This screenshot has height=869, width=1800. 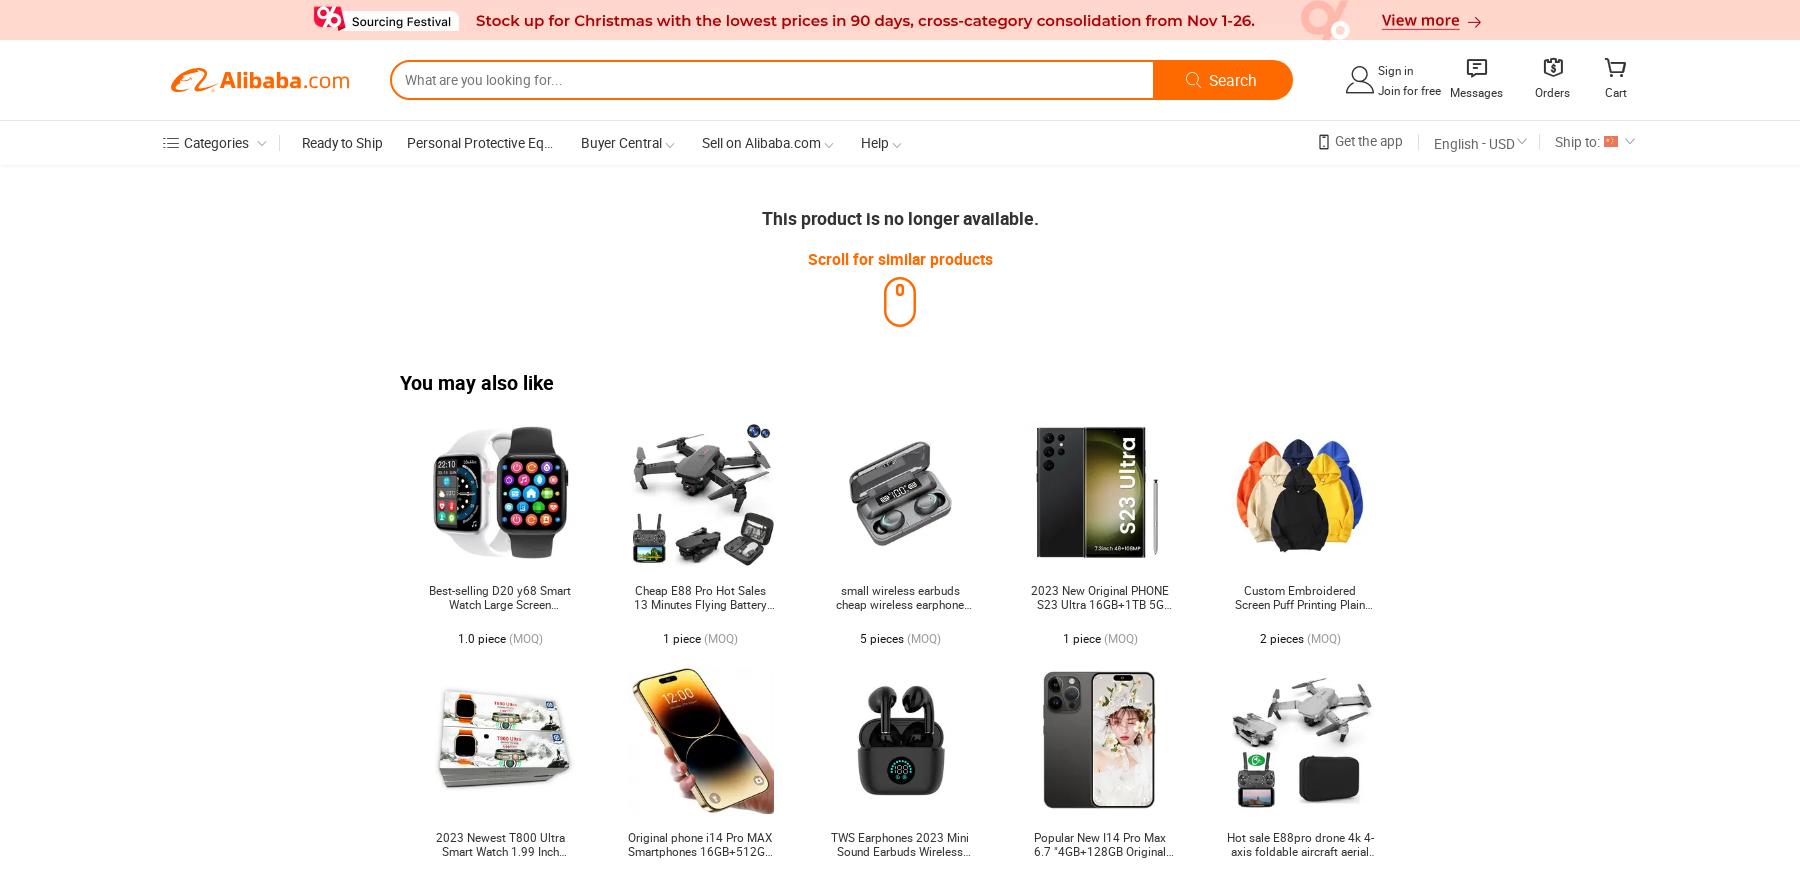 What do you see at coordinates (1377, 69) in the screenshot?
I see `'Sign in'` at bounding box center [1377, 69].